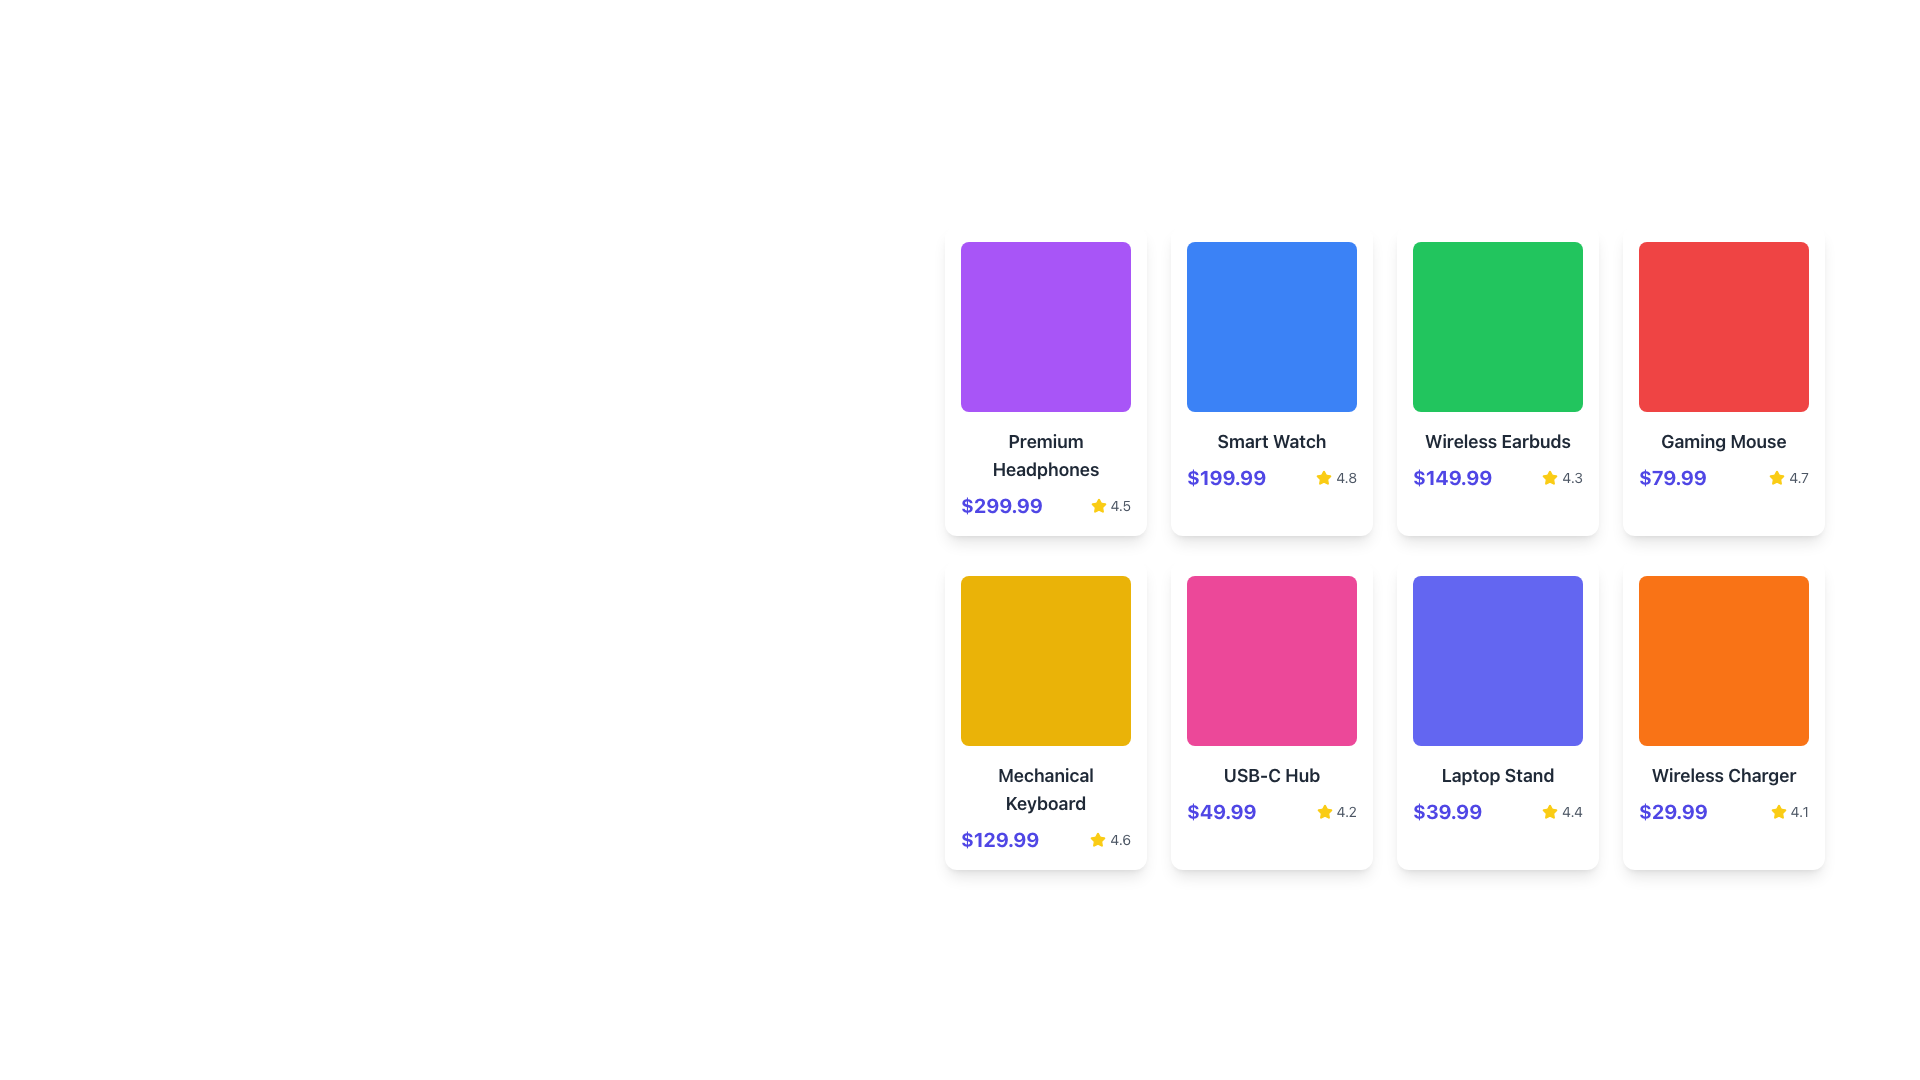 The width and height of the screenshot is (1920, 1080). What do you see at coordinates (1045, 840) in the screenshot?
I see `rating details of the Composite element displaying the price and rating indicator for the 'Mechanical Keyboard' card, located at the bottom section of the card` at bounding box center [1045, 840].